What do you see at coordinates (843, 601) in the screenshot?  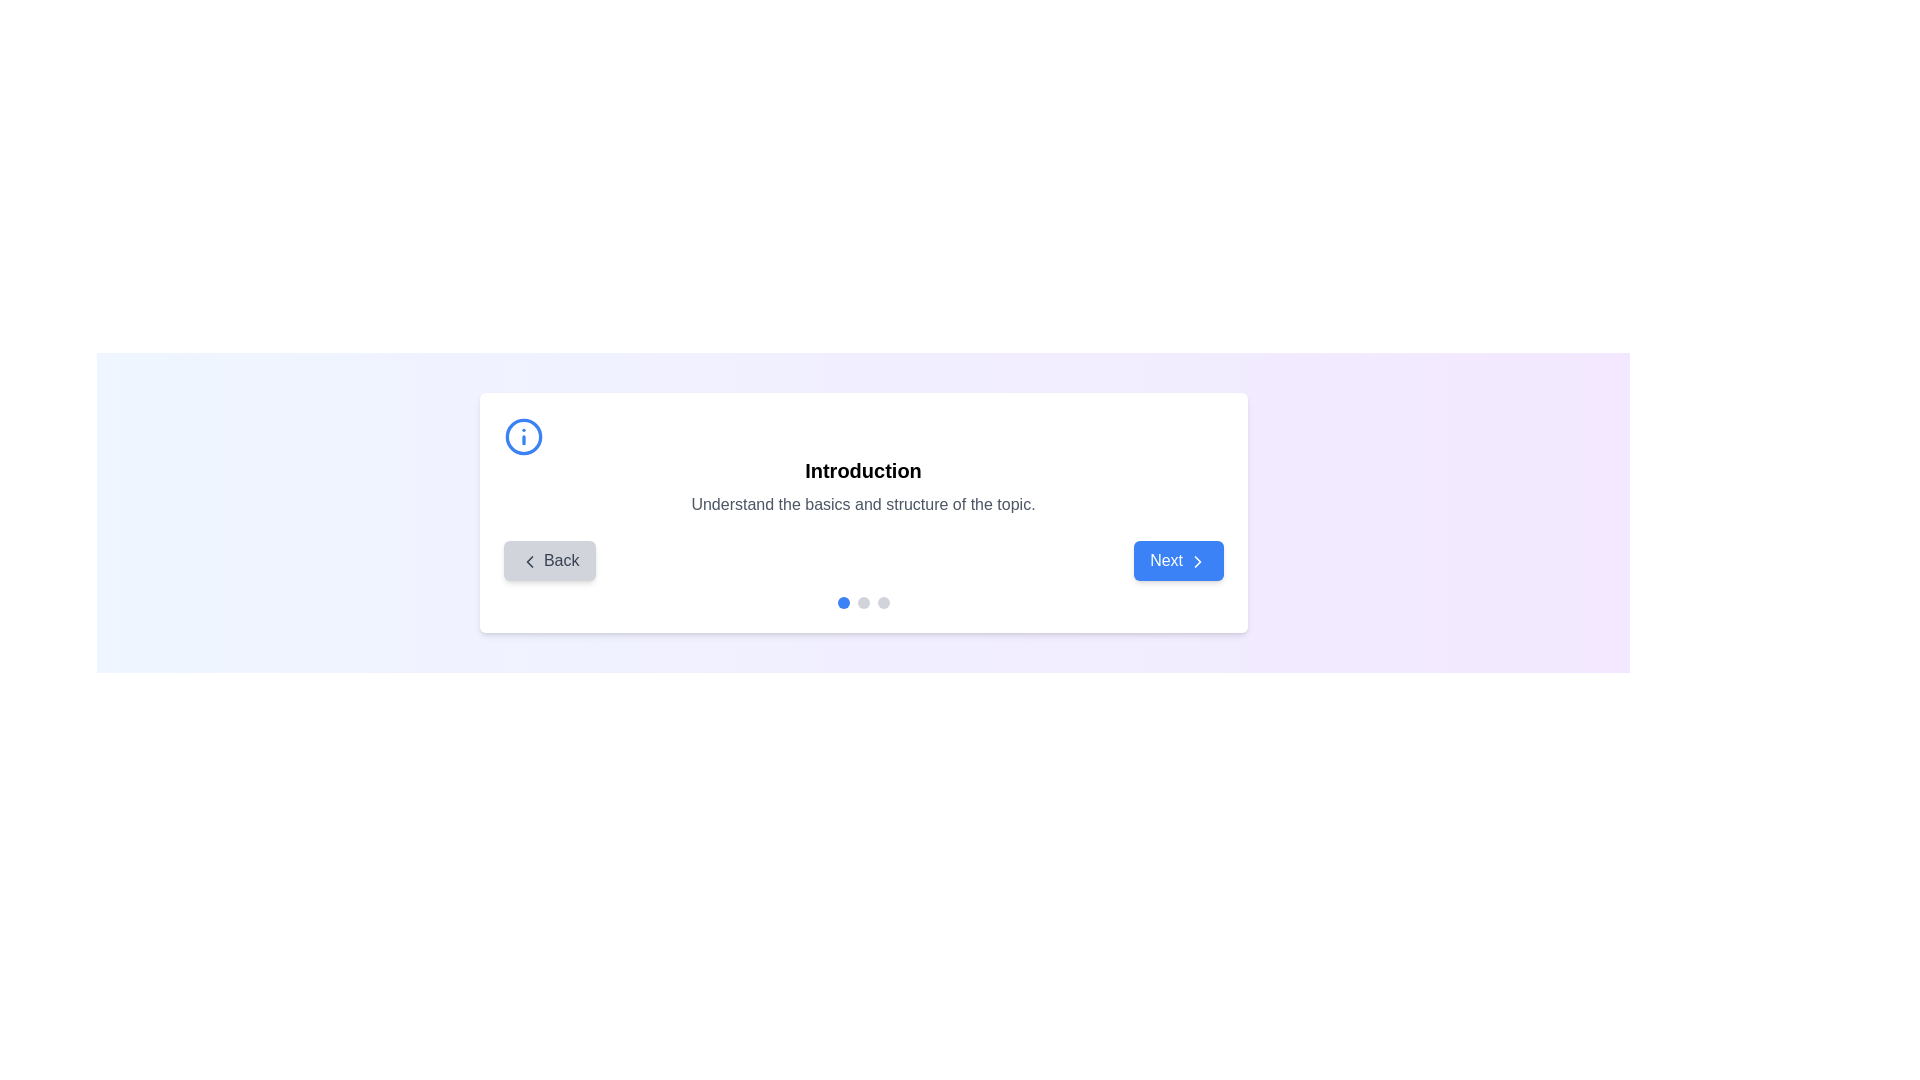 I see `the first blue dot indicator, which is part of a sequence located beneath the 'Introduction' content block` at bounding box center [843, 601].